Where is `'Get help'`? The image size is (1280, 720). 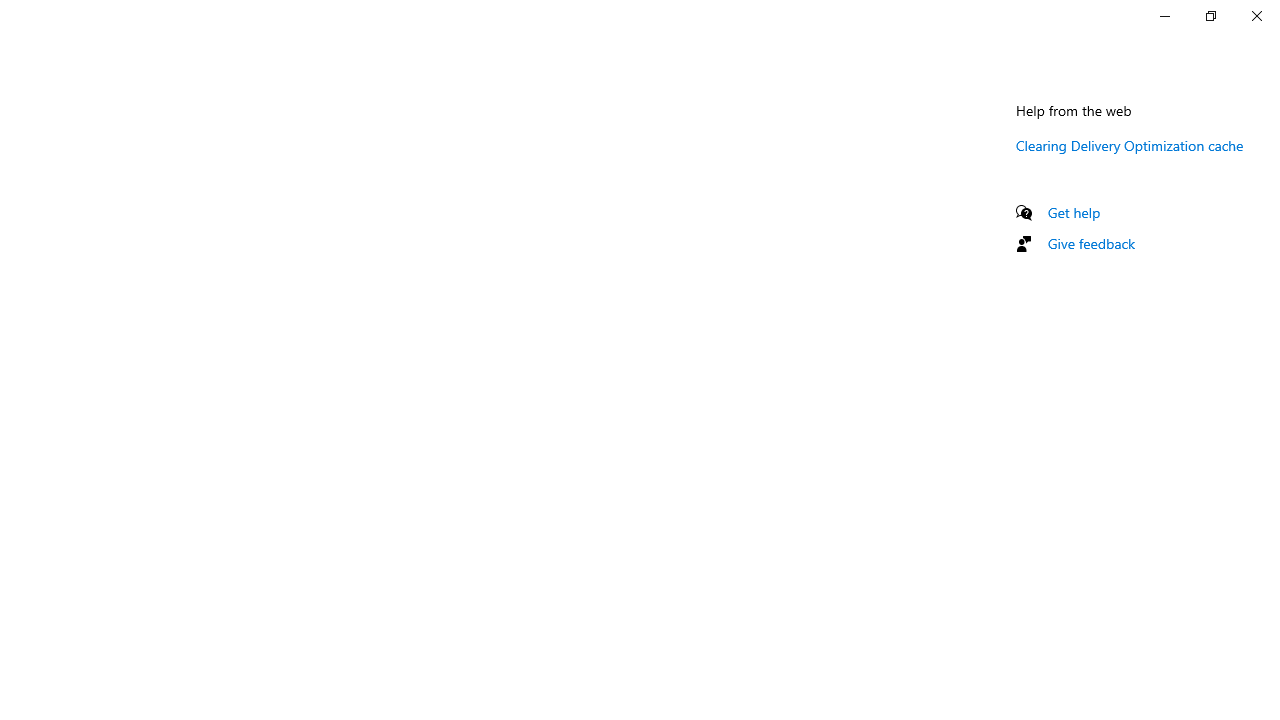
'Get help' is located at coordinates (1073, 212).